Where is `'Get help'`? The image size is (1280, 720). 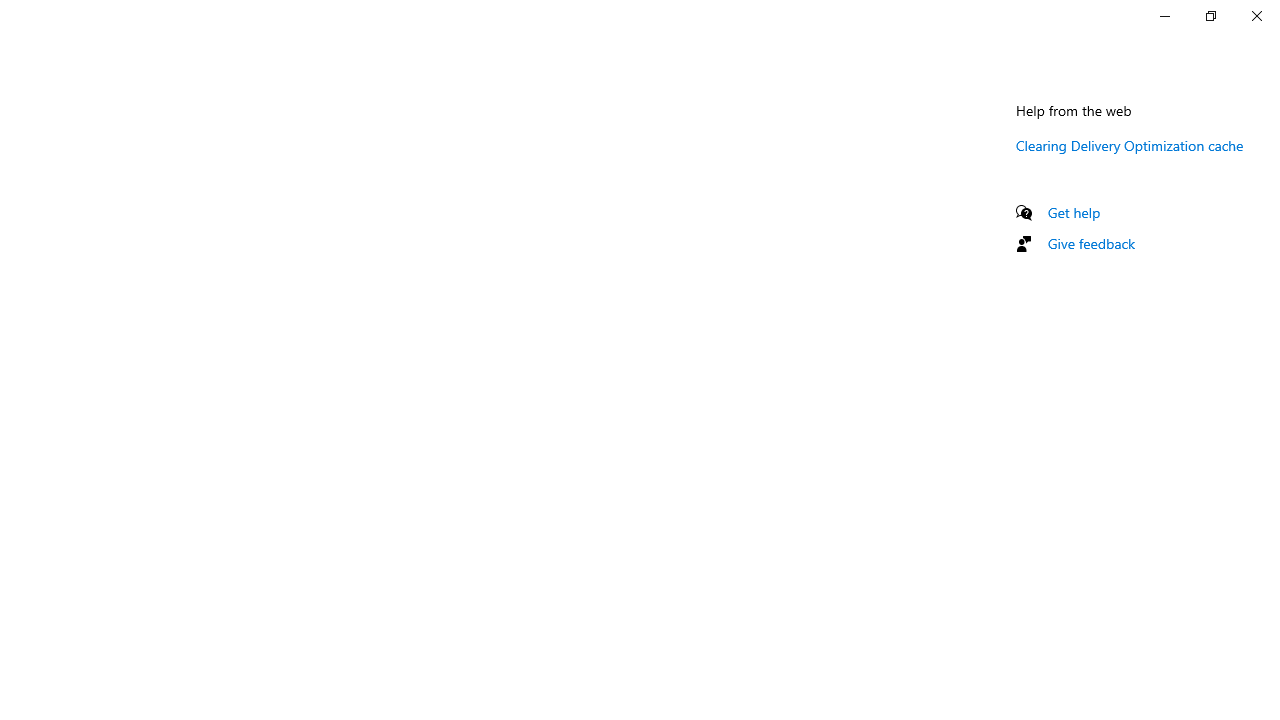
'Get help' is located at coordinates (1073, 212).